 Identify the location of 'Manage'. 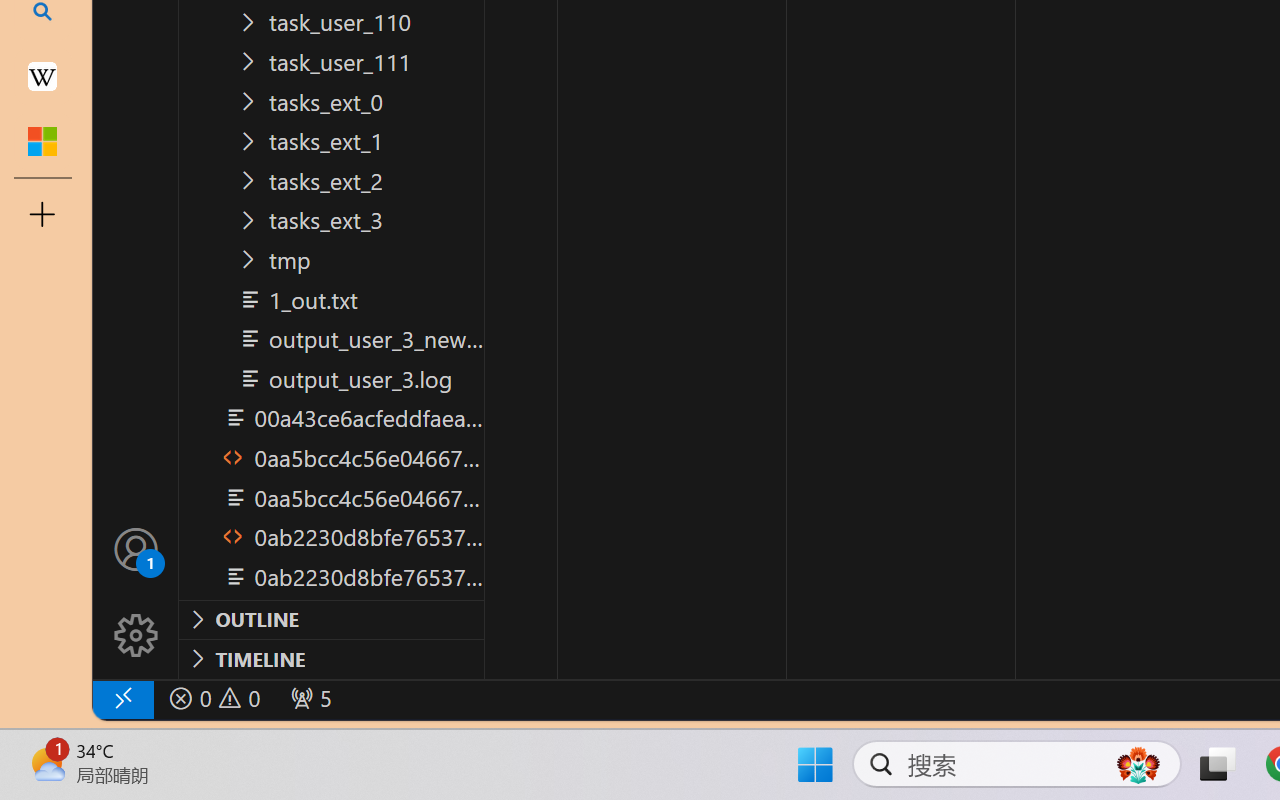
(134, 591).